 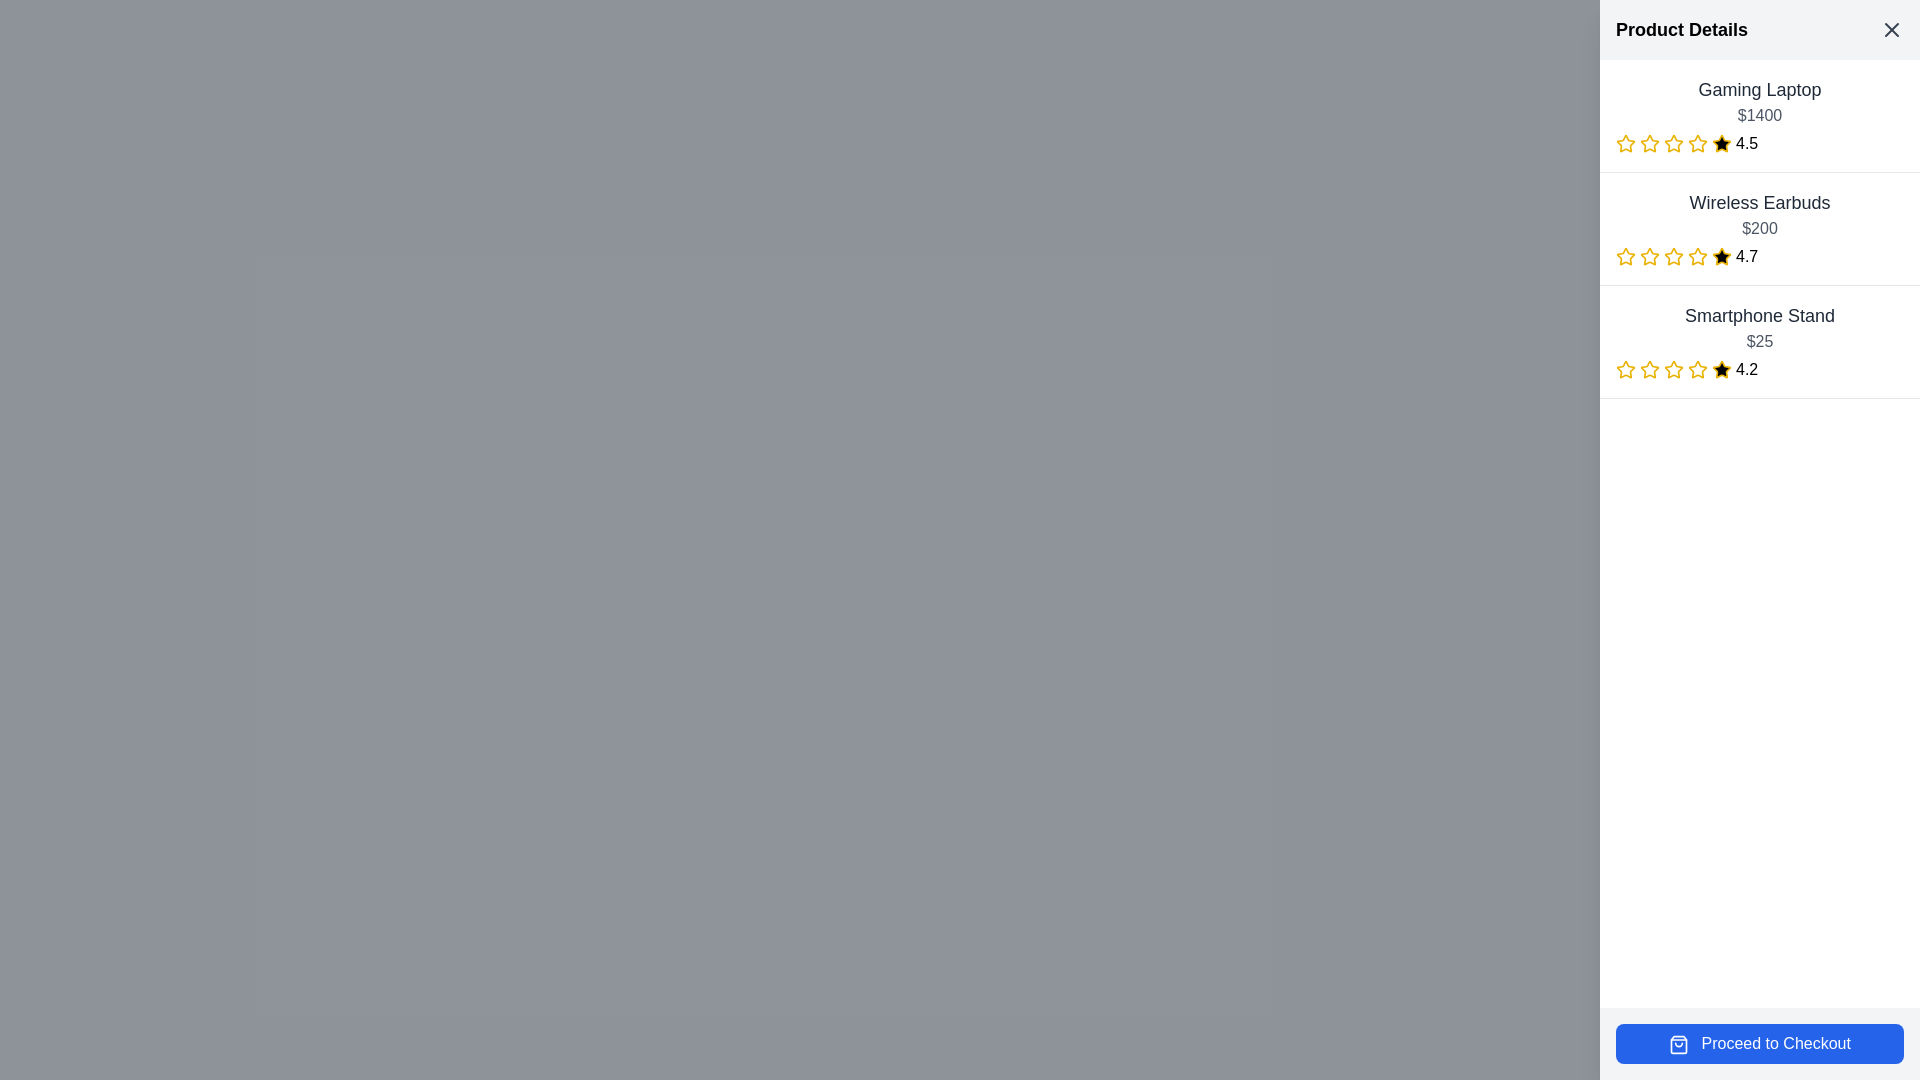 What do you see at coordinates (1650, 142) in the screenshot?
I see `the yellow star-shaped rating icon, which is the third star in a row of five stars under the 'Gaming Laptop' product details` at bounding box center [1650, 142].